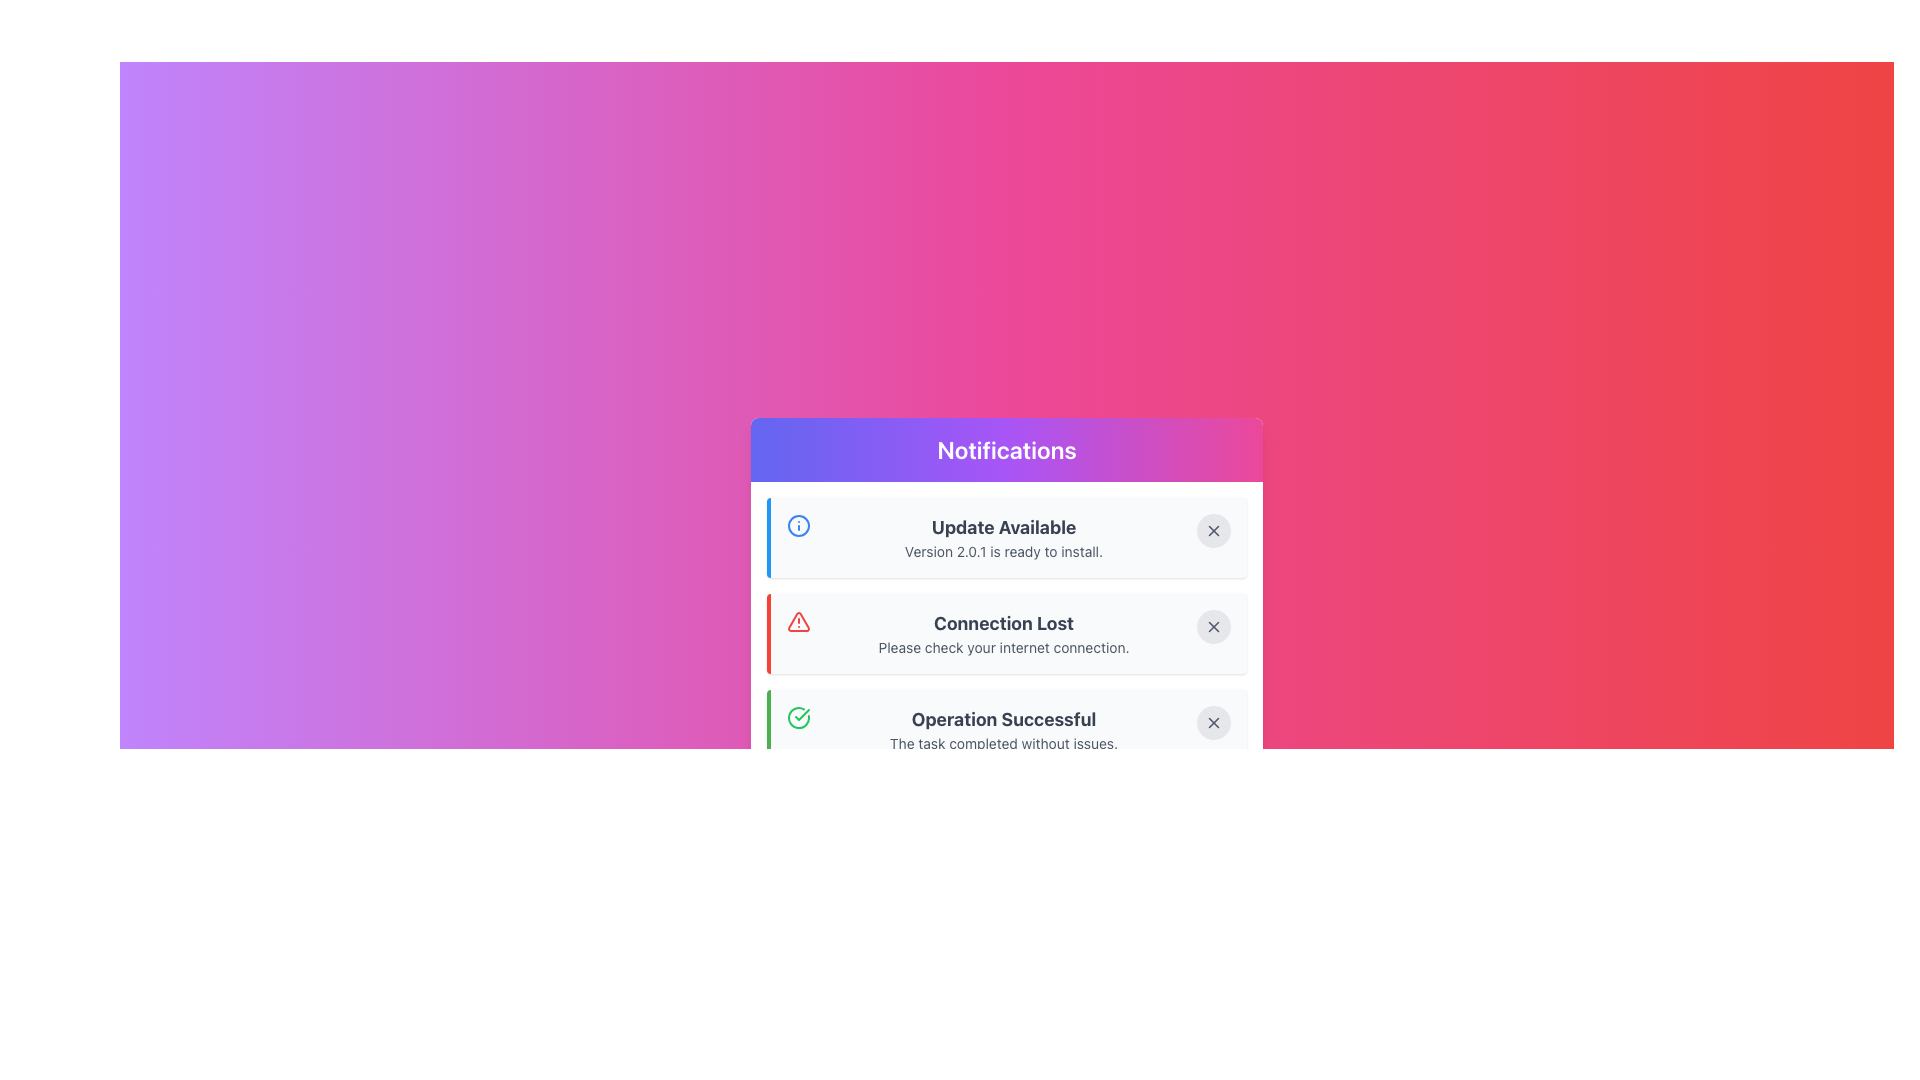 The image size is (1920, 1080). What do you see at coordinates (1003, 623) in the screenshot?
I see `text displayed in bold as 'Connection Lost', which is prominently shown in the second notification card of the modal, positioned between 'Update Available' and 'Operation Successful' notifications` at bounding box center [1003, 623].